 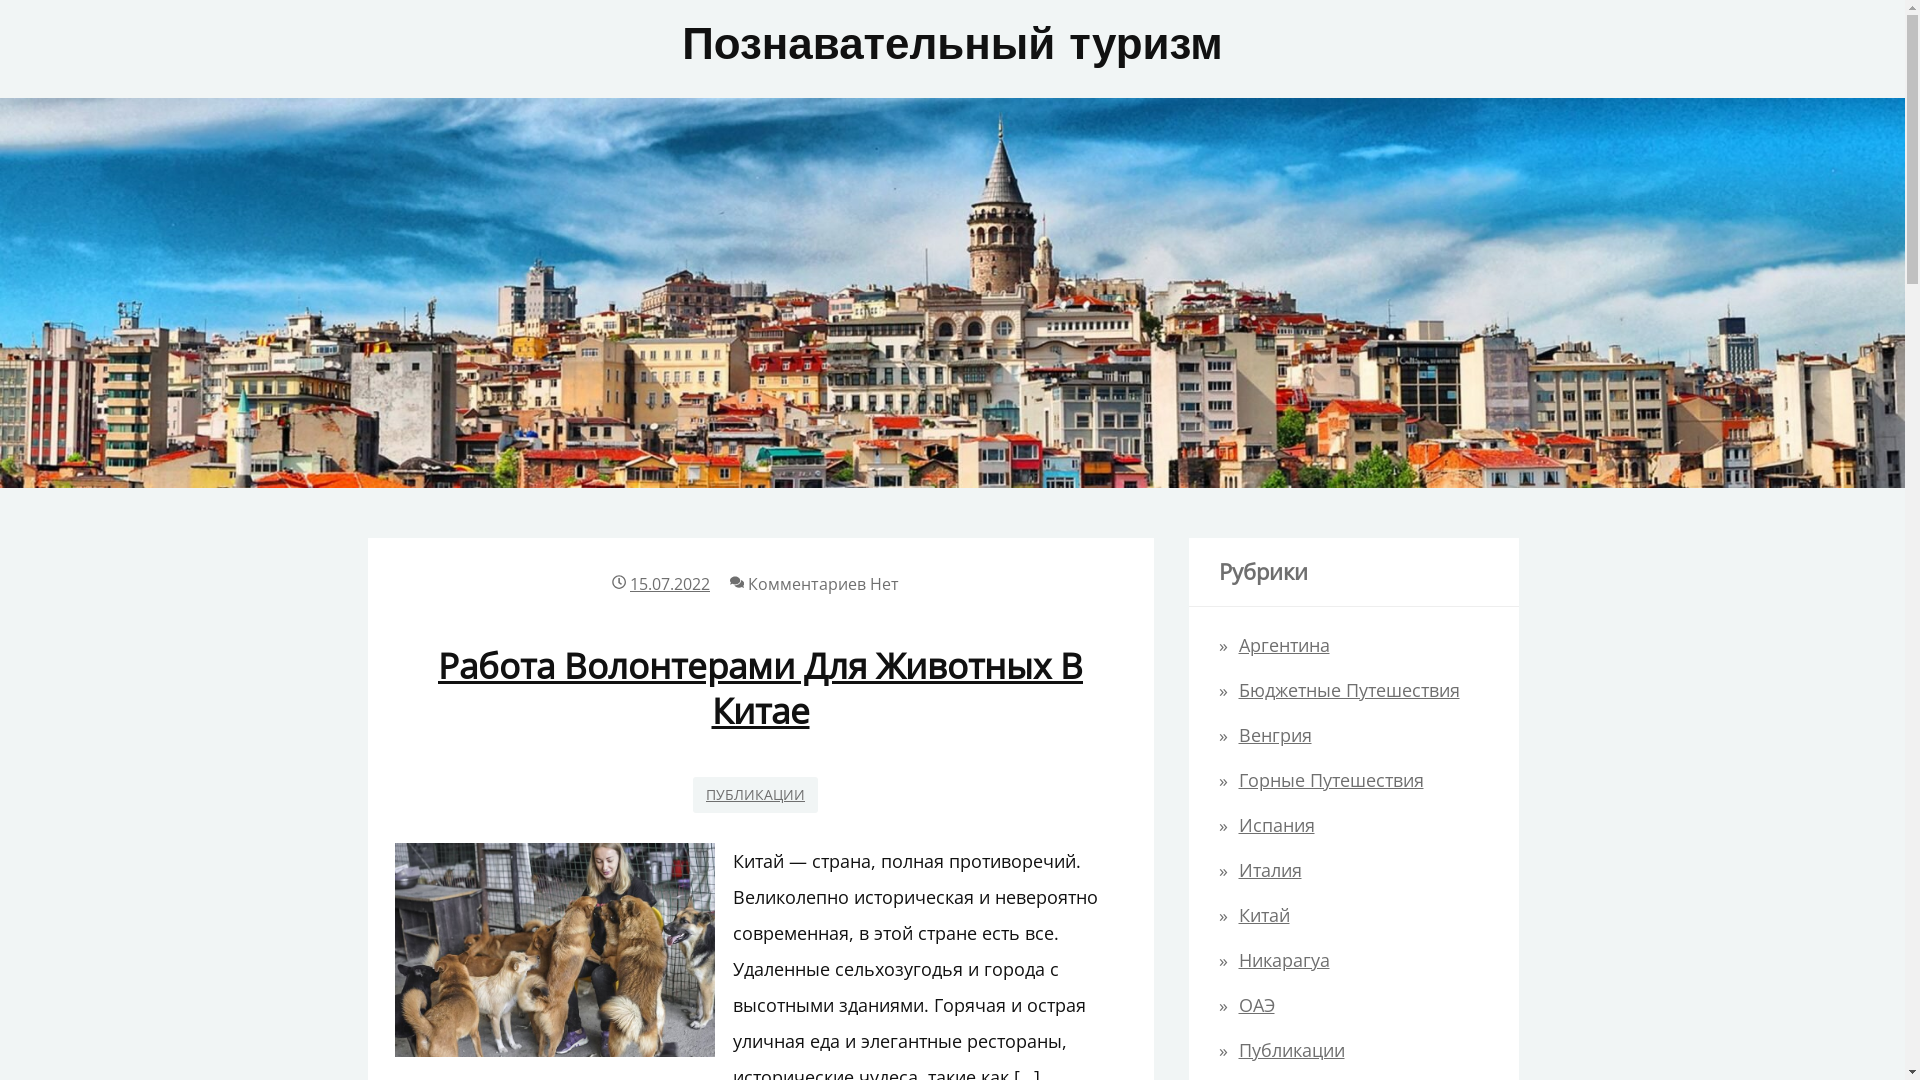 What do you see at coordinates (670, 583) in the screenshot?
I see `'15.07.2022'` at bounding box center [670, 583].